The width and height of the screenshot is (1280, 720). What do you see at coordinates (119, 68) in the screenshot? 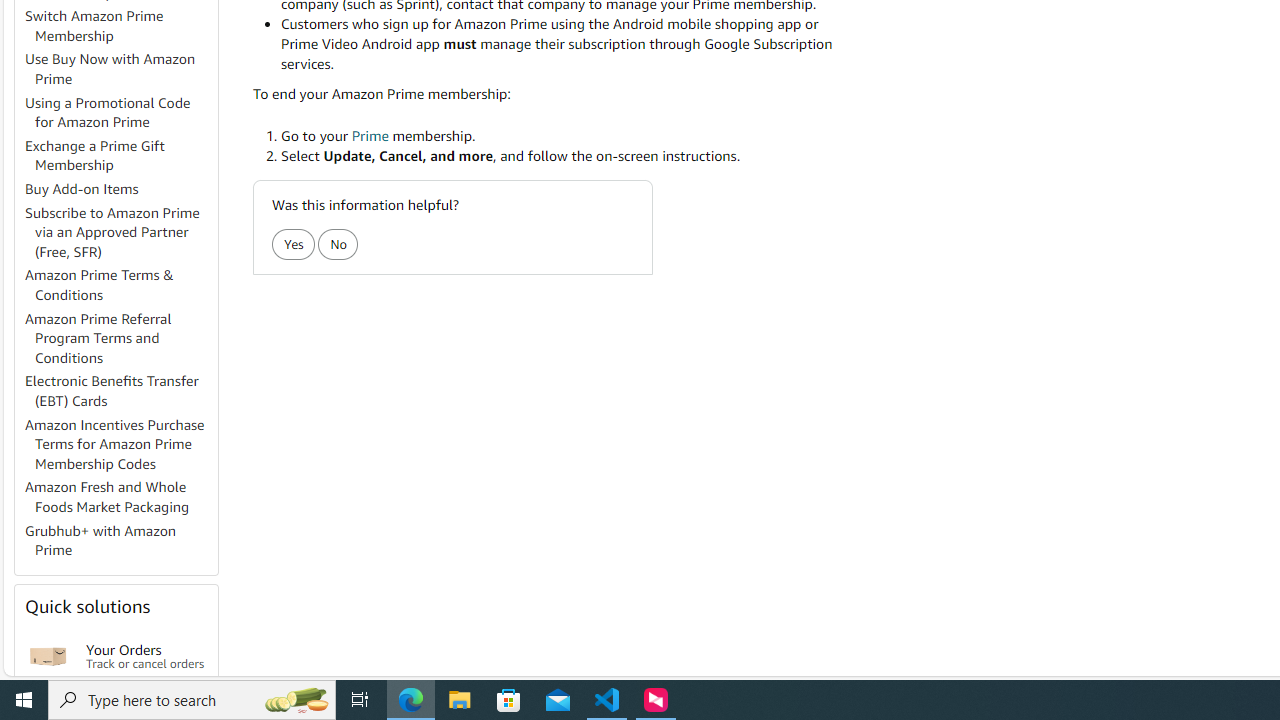
I see `'Use Buy Now with Amazon Prime'` at bounding box center [119, 68].